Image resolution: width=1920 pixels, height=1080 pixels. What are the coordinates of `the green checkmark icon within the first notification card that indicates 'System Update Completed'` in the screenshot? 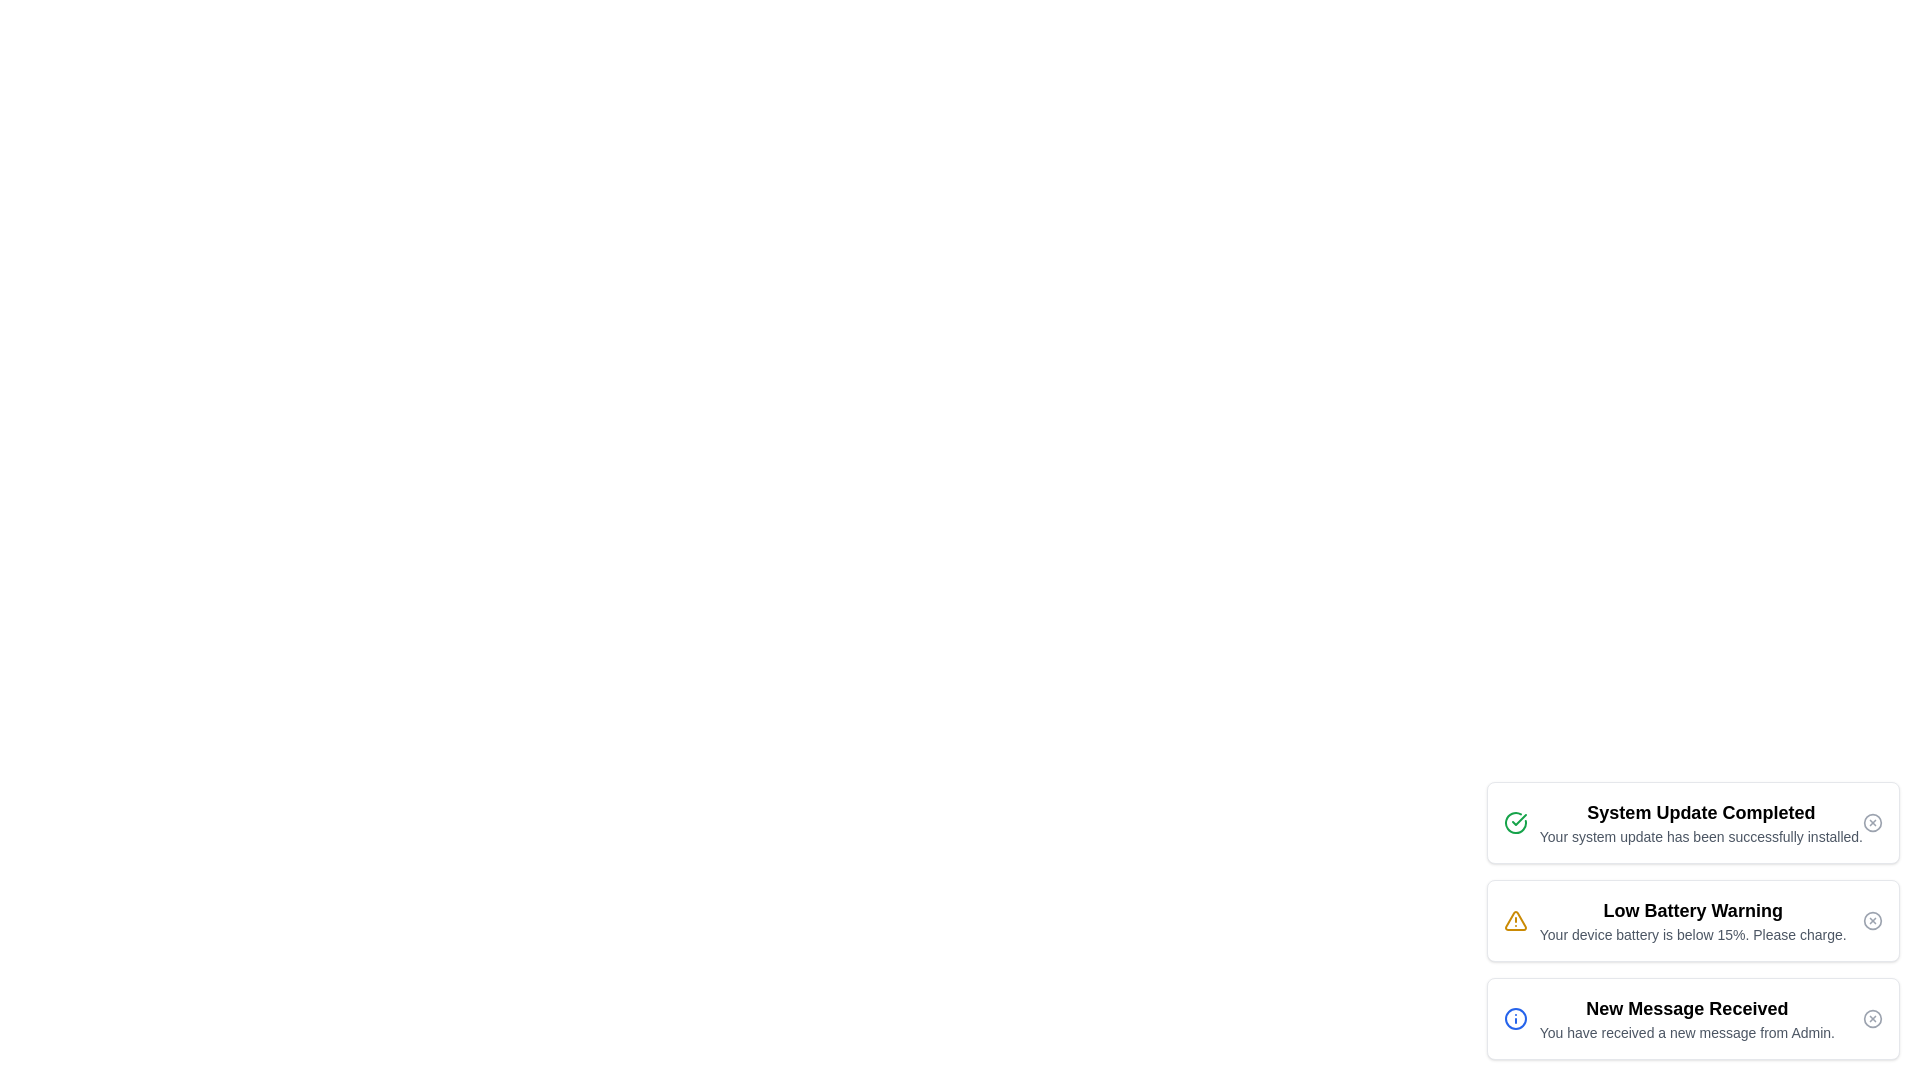 It's located at (1519, 820).